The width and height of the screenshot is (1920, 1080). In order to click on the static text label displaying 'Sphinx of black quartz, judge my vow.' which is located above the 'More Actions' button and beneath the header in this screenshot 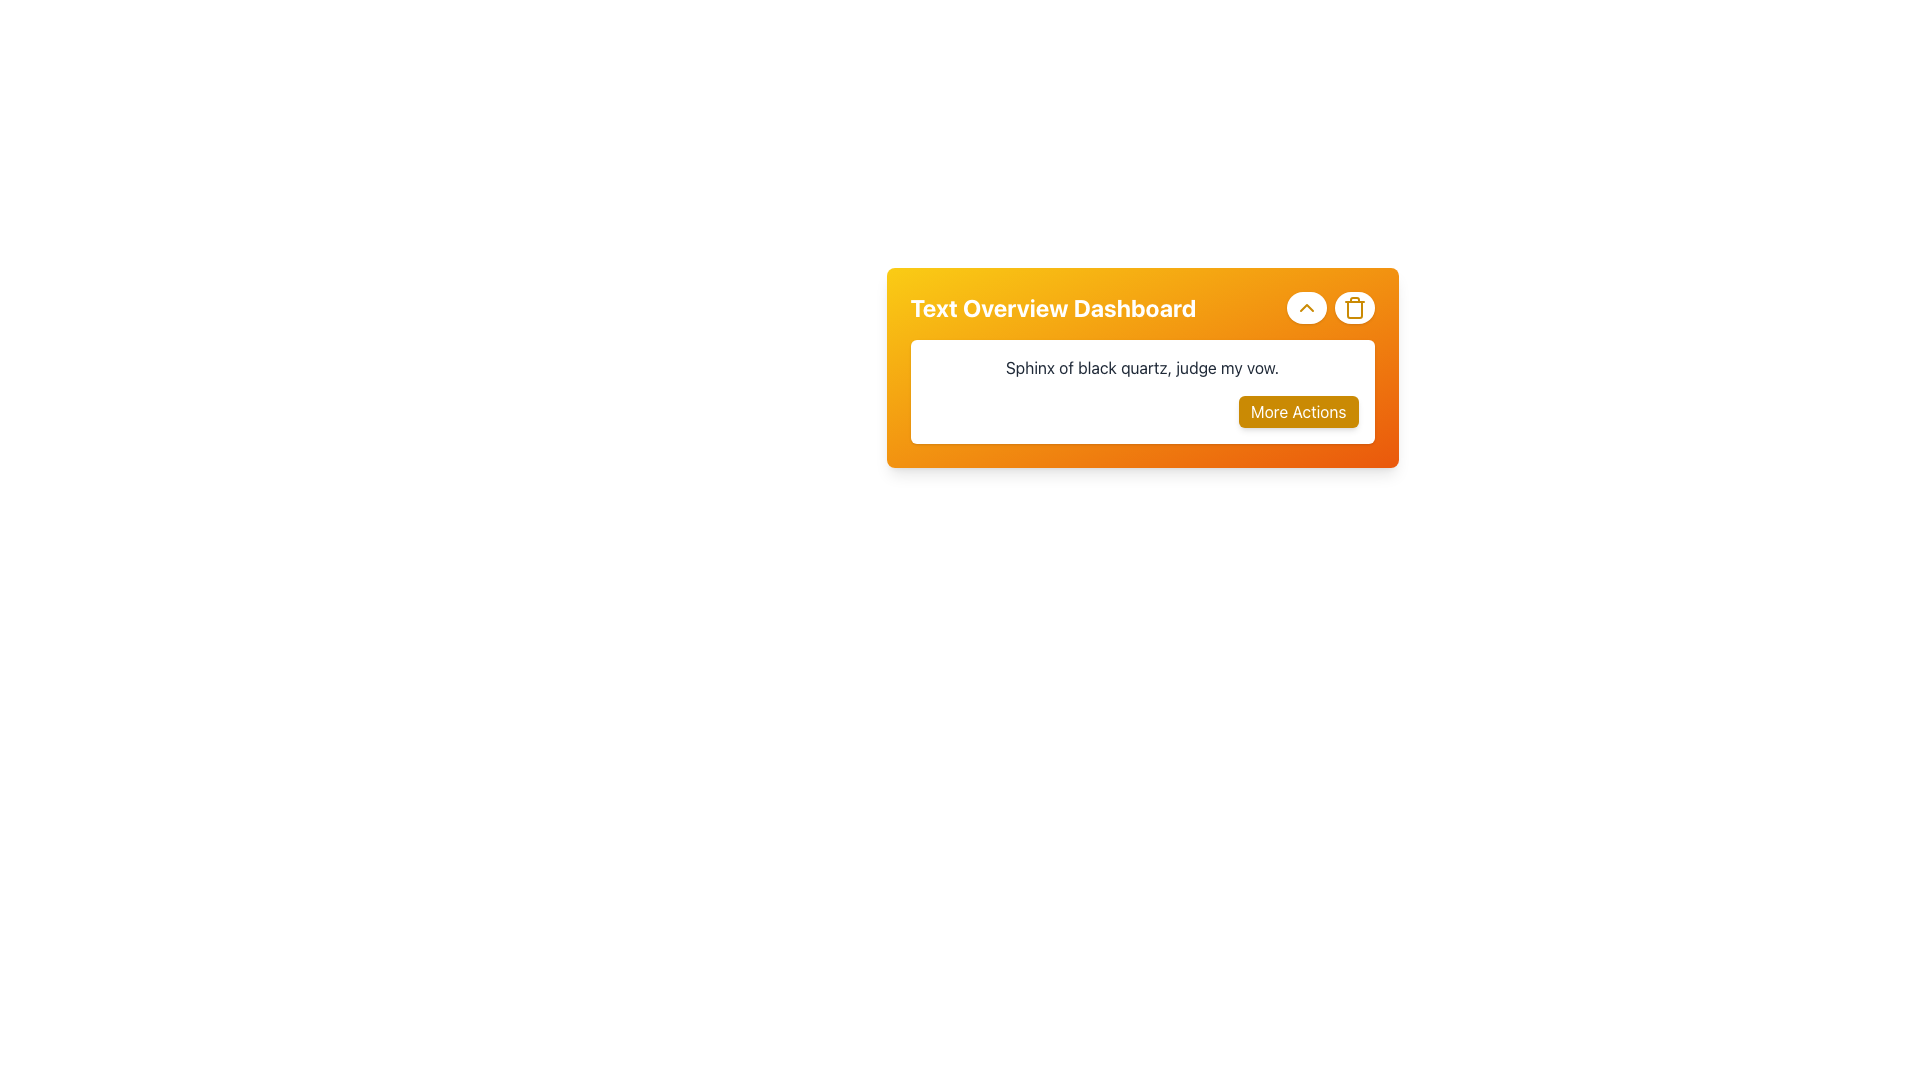, I will do `click(1142, 367)`.